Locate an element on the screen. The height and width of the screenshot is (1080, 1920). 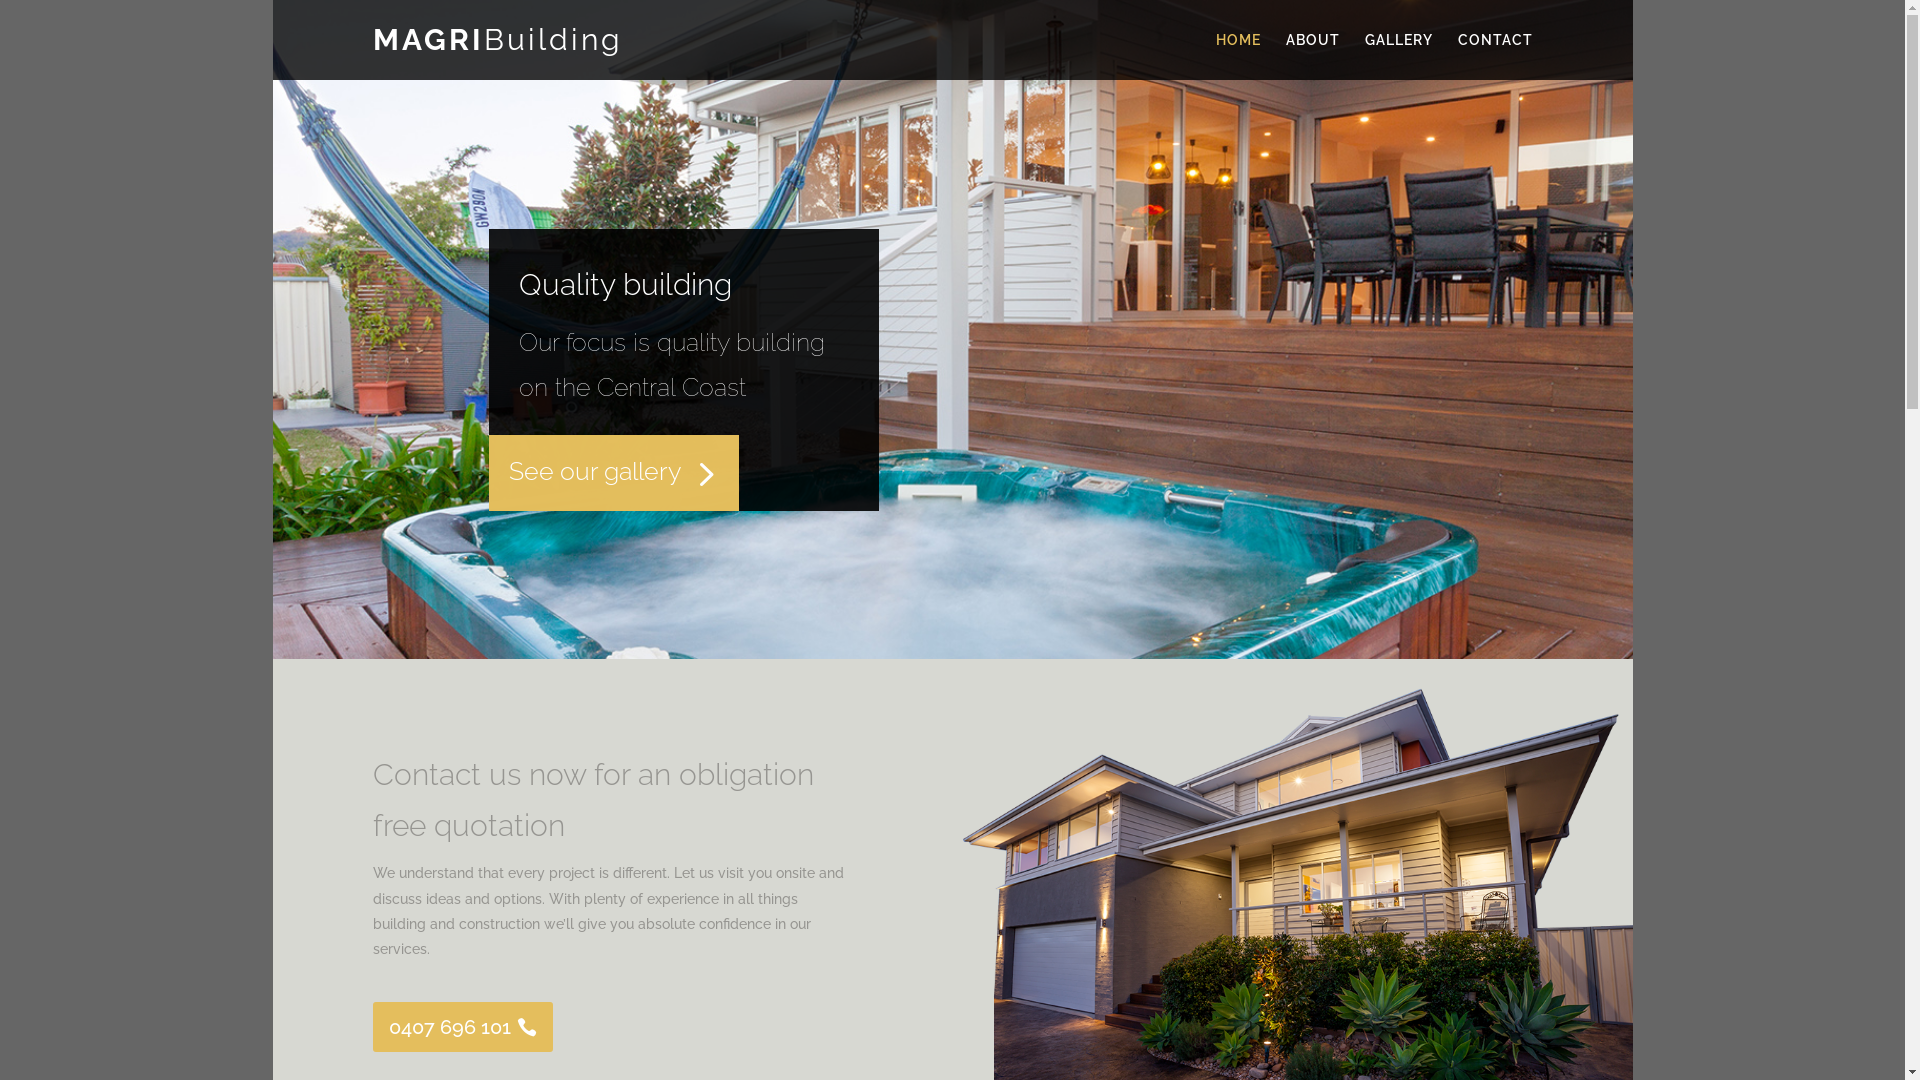
'ABOUT' is located at coordinates (1313, 55).